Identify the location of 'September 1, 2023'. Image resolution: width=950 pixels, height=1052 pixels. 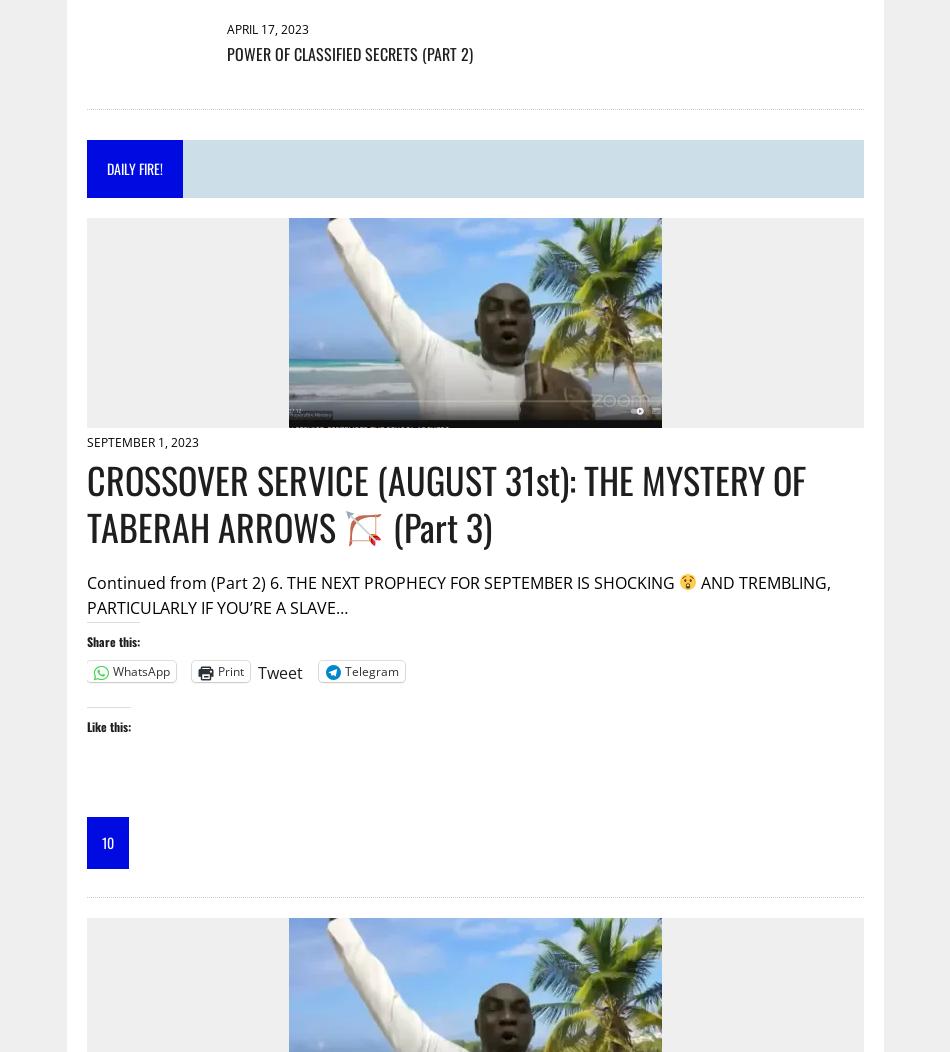
(142, 442).